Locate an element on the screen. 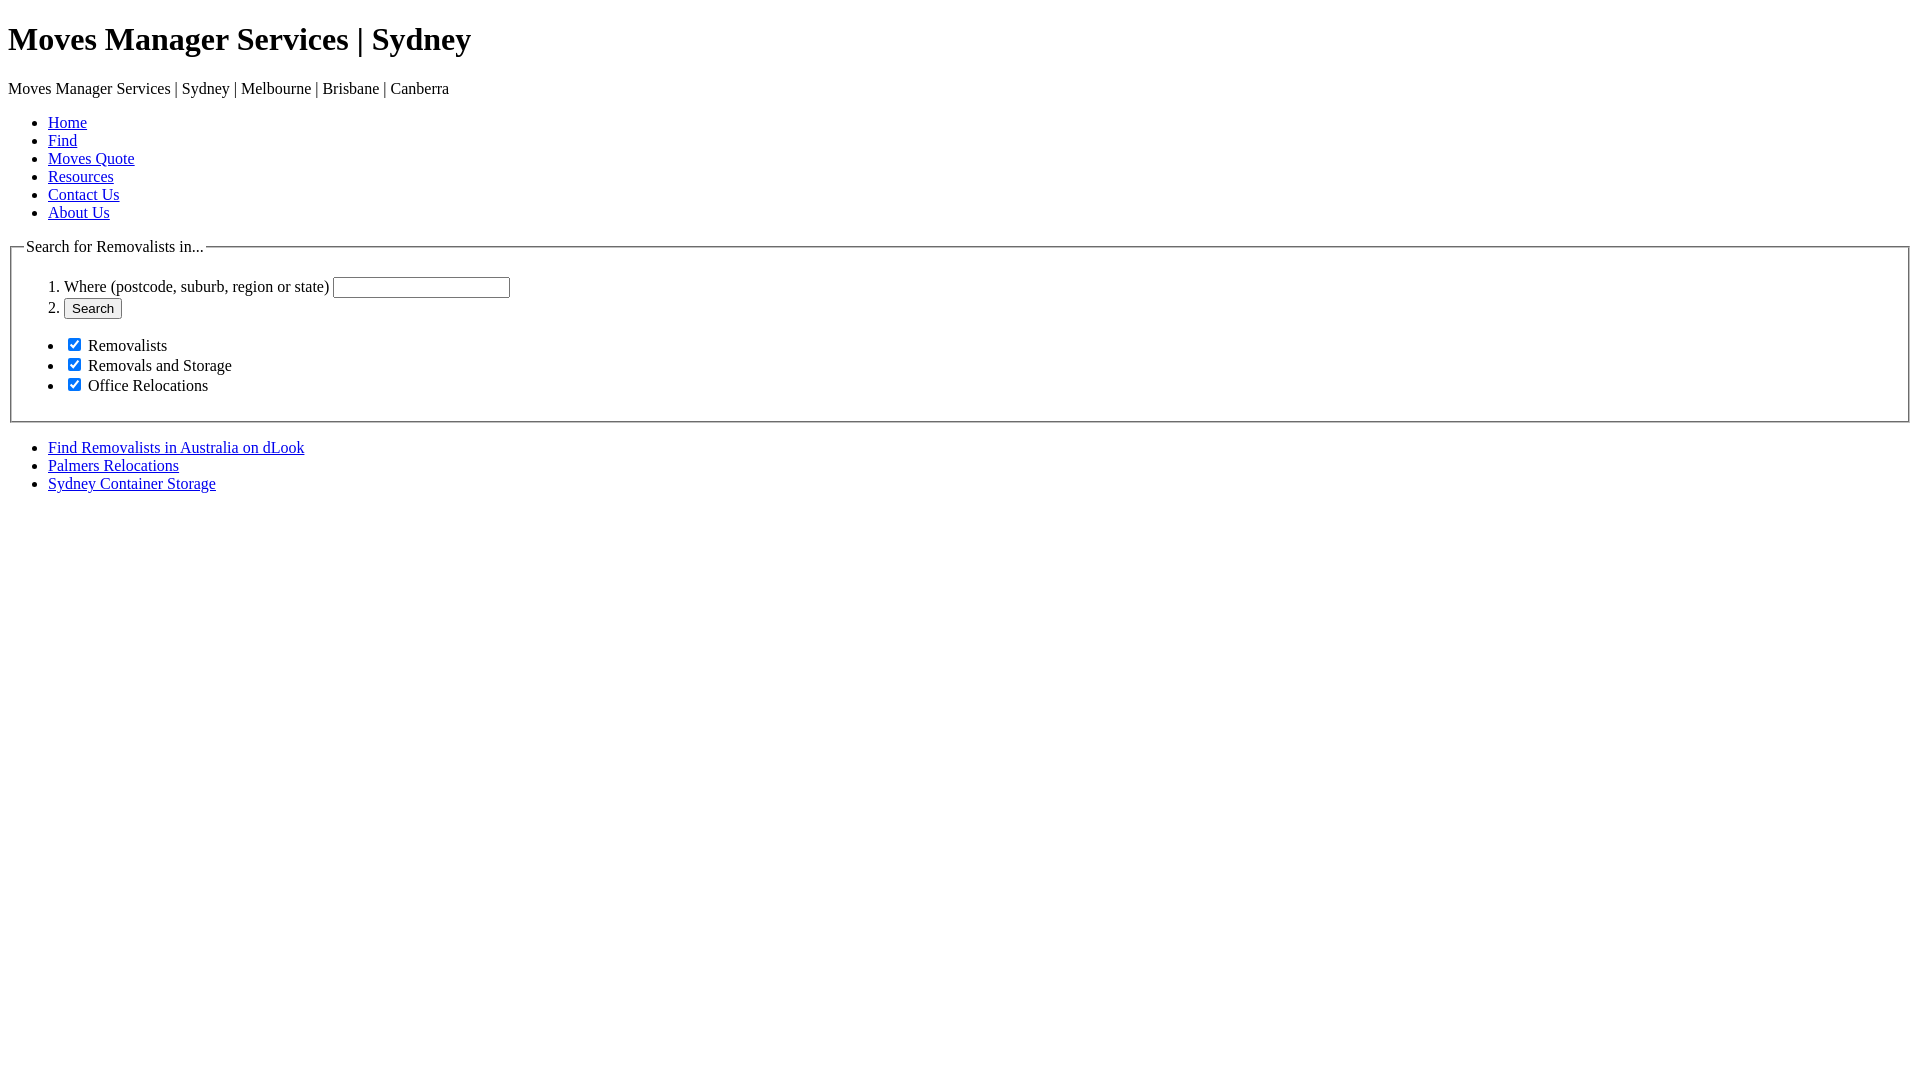  'About Us' is located at coordinates (48, 212).